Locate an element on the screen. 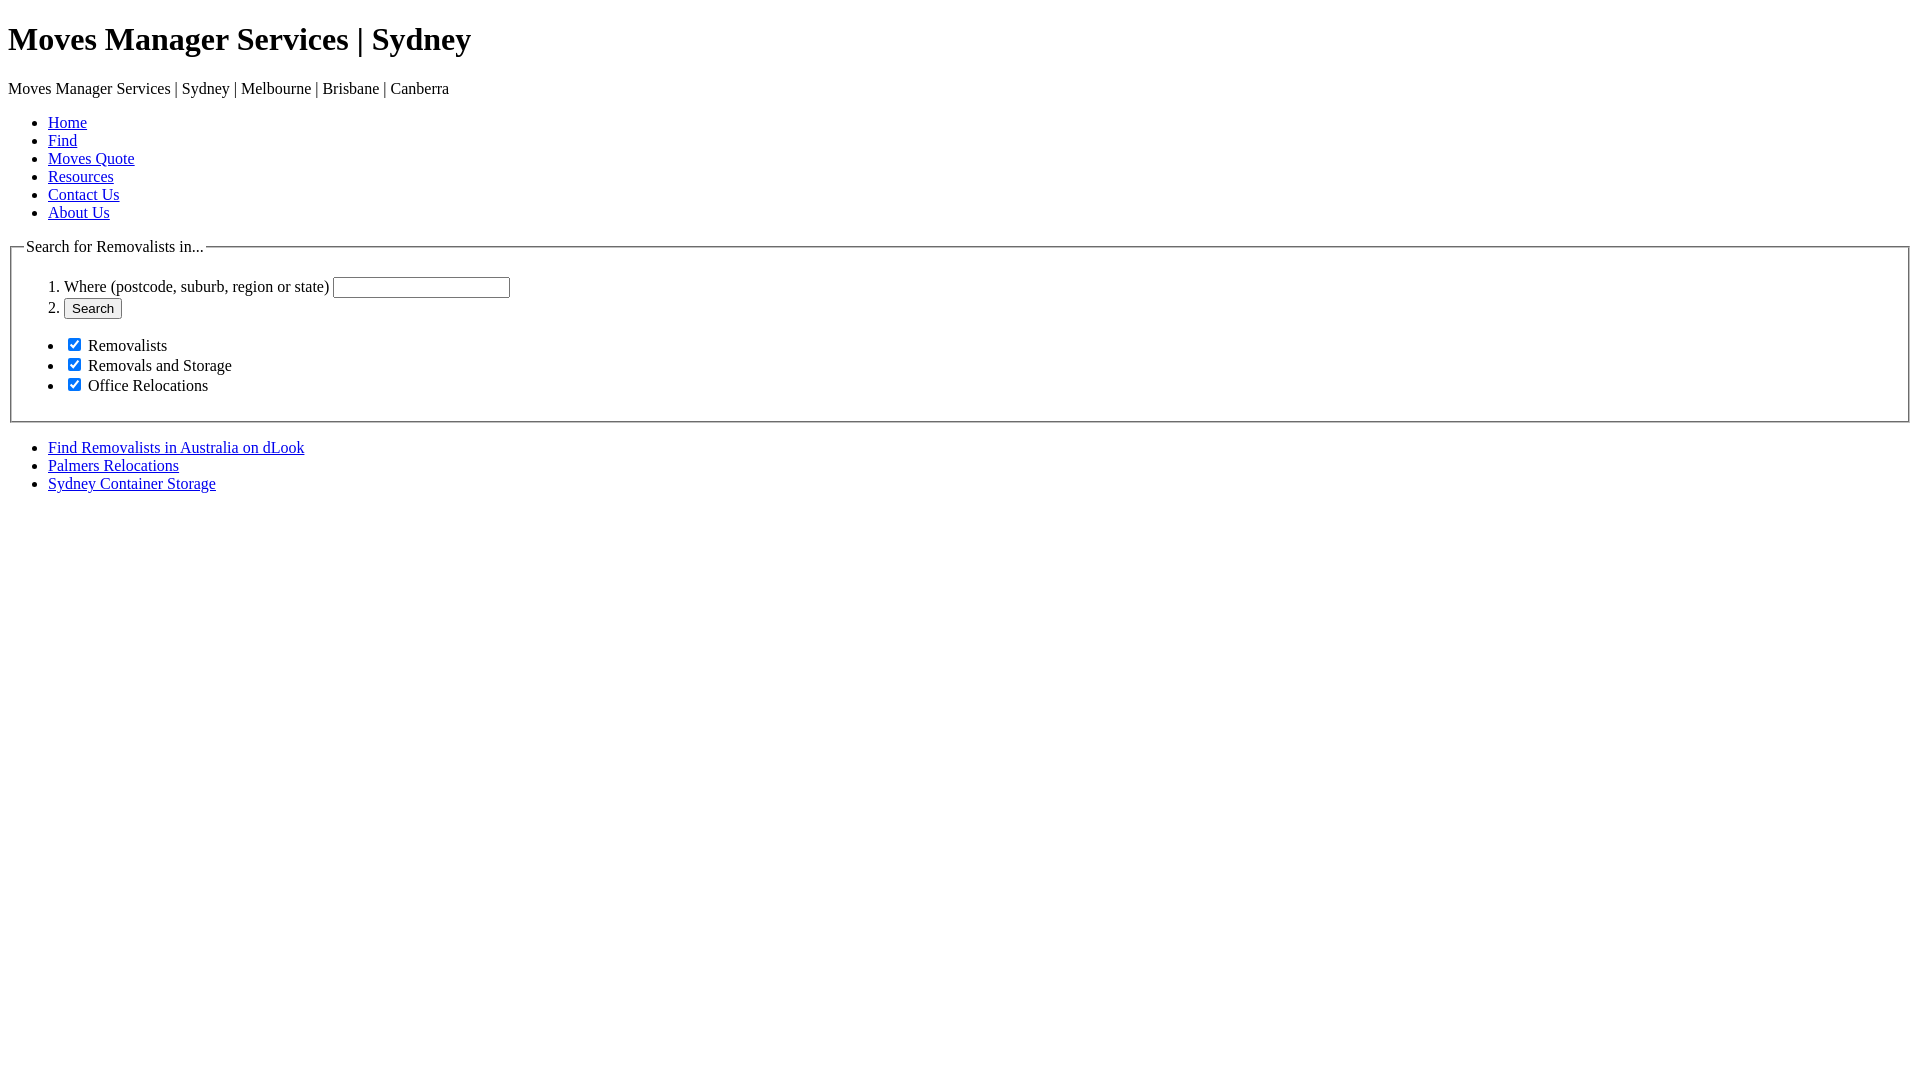  'About Us' is located at coordinates (48, 212).